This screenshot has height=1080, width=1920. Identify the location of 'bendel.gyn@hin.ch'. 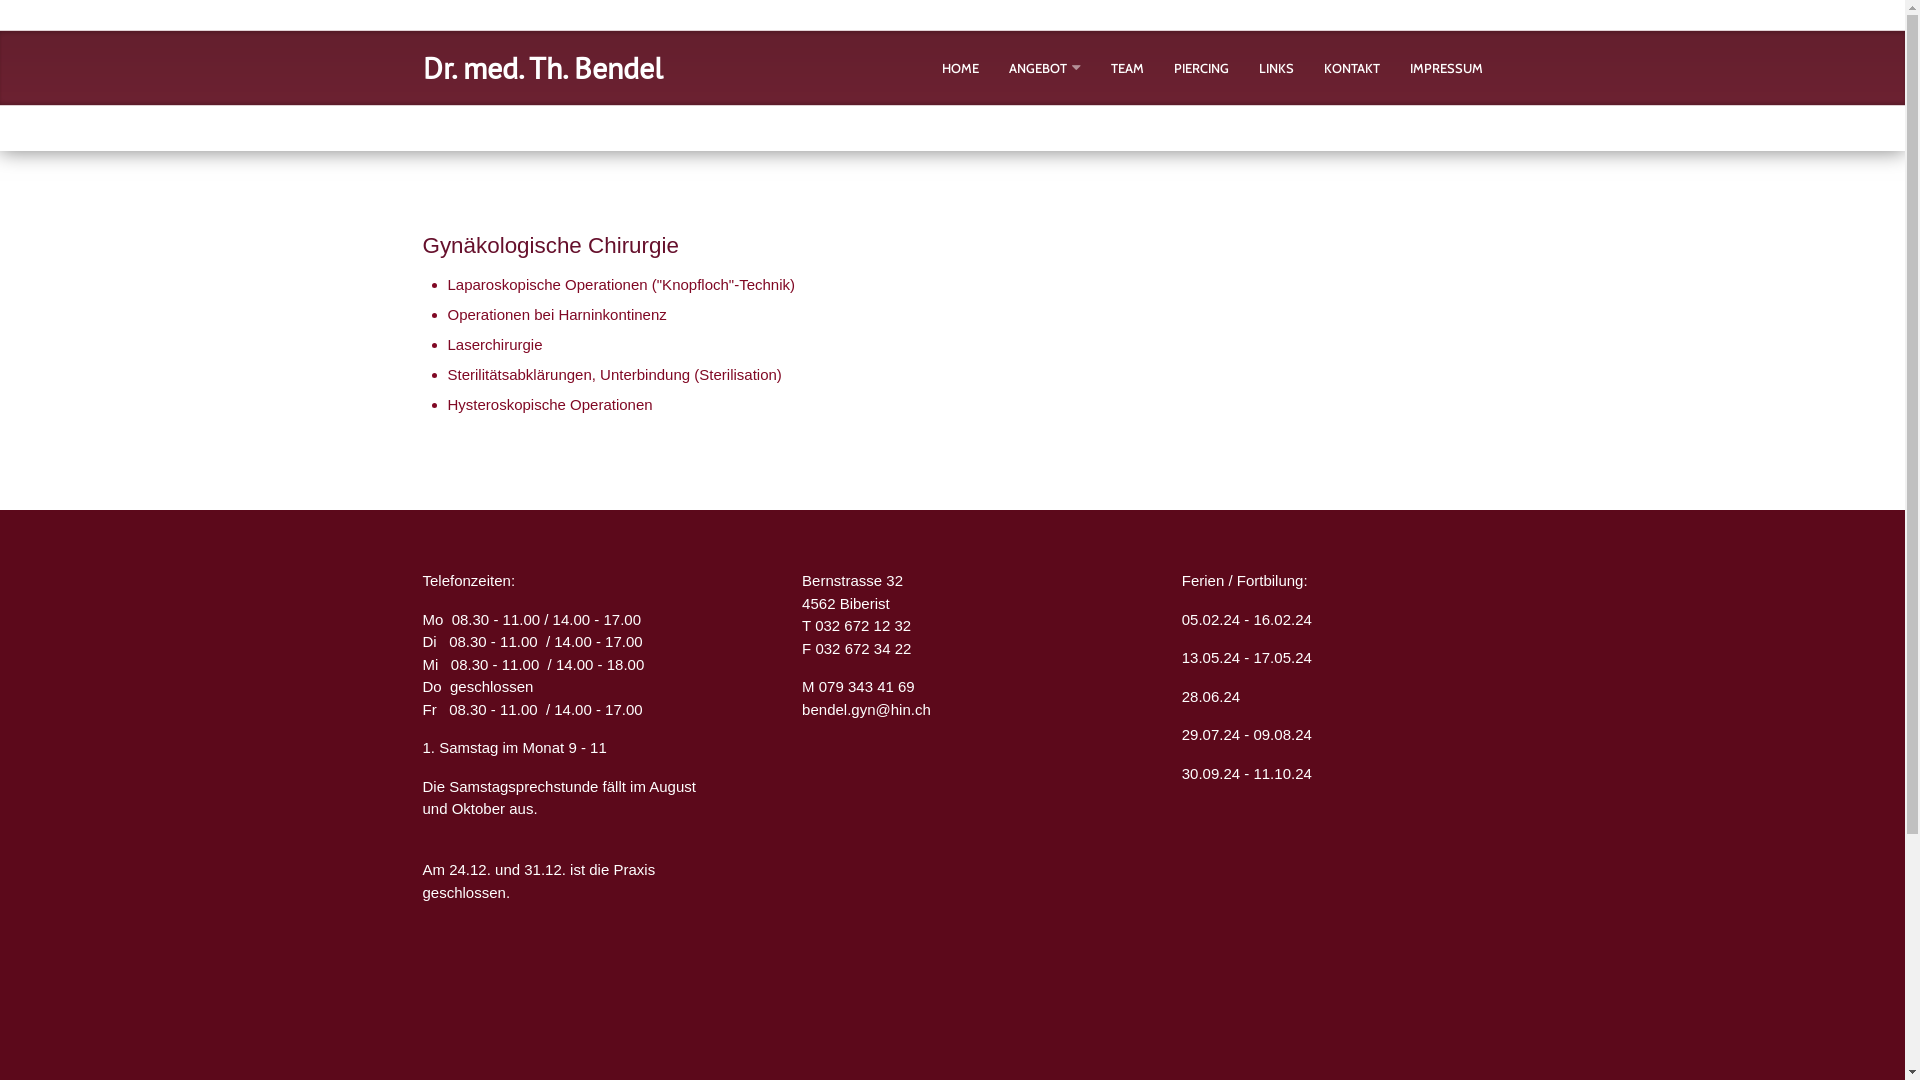
(801, 708).